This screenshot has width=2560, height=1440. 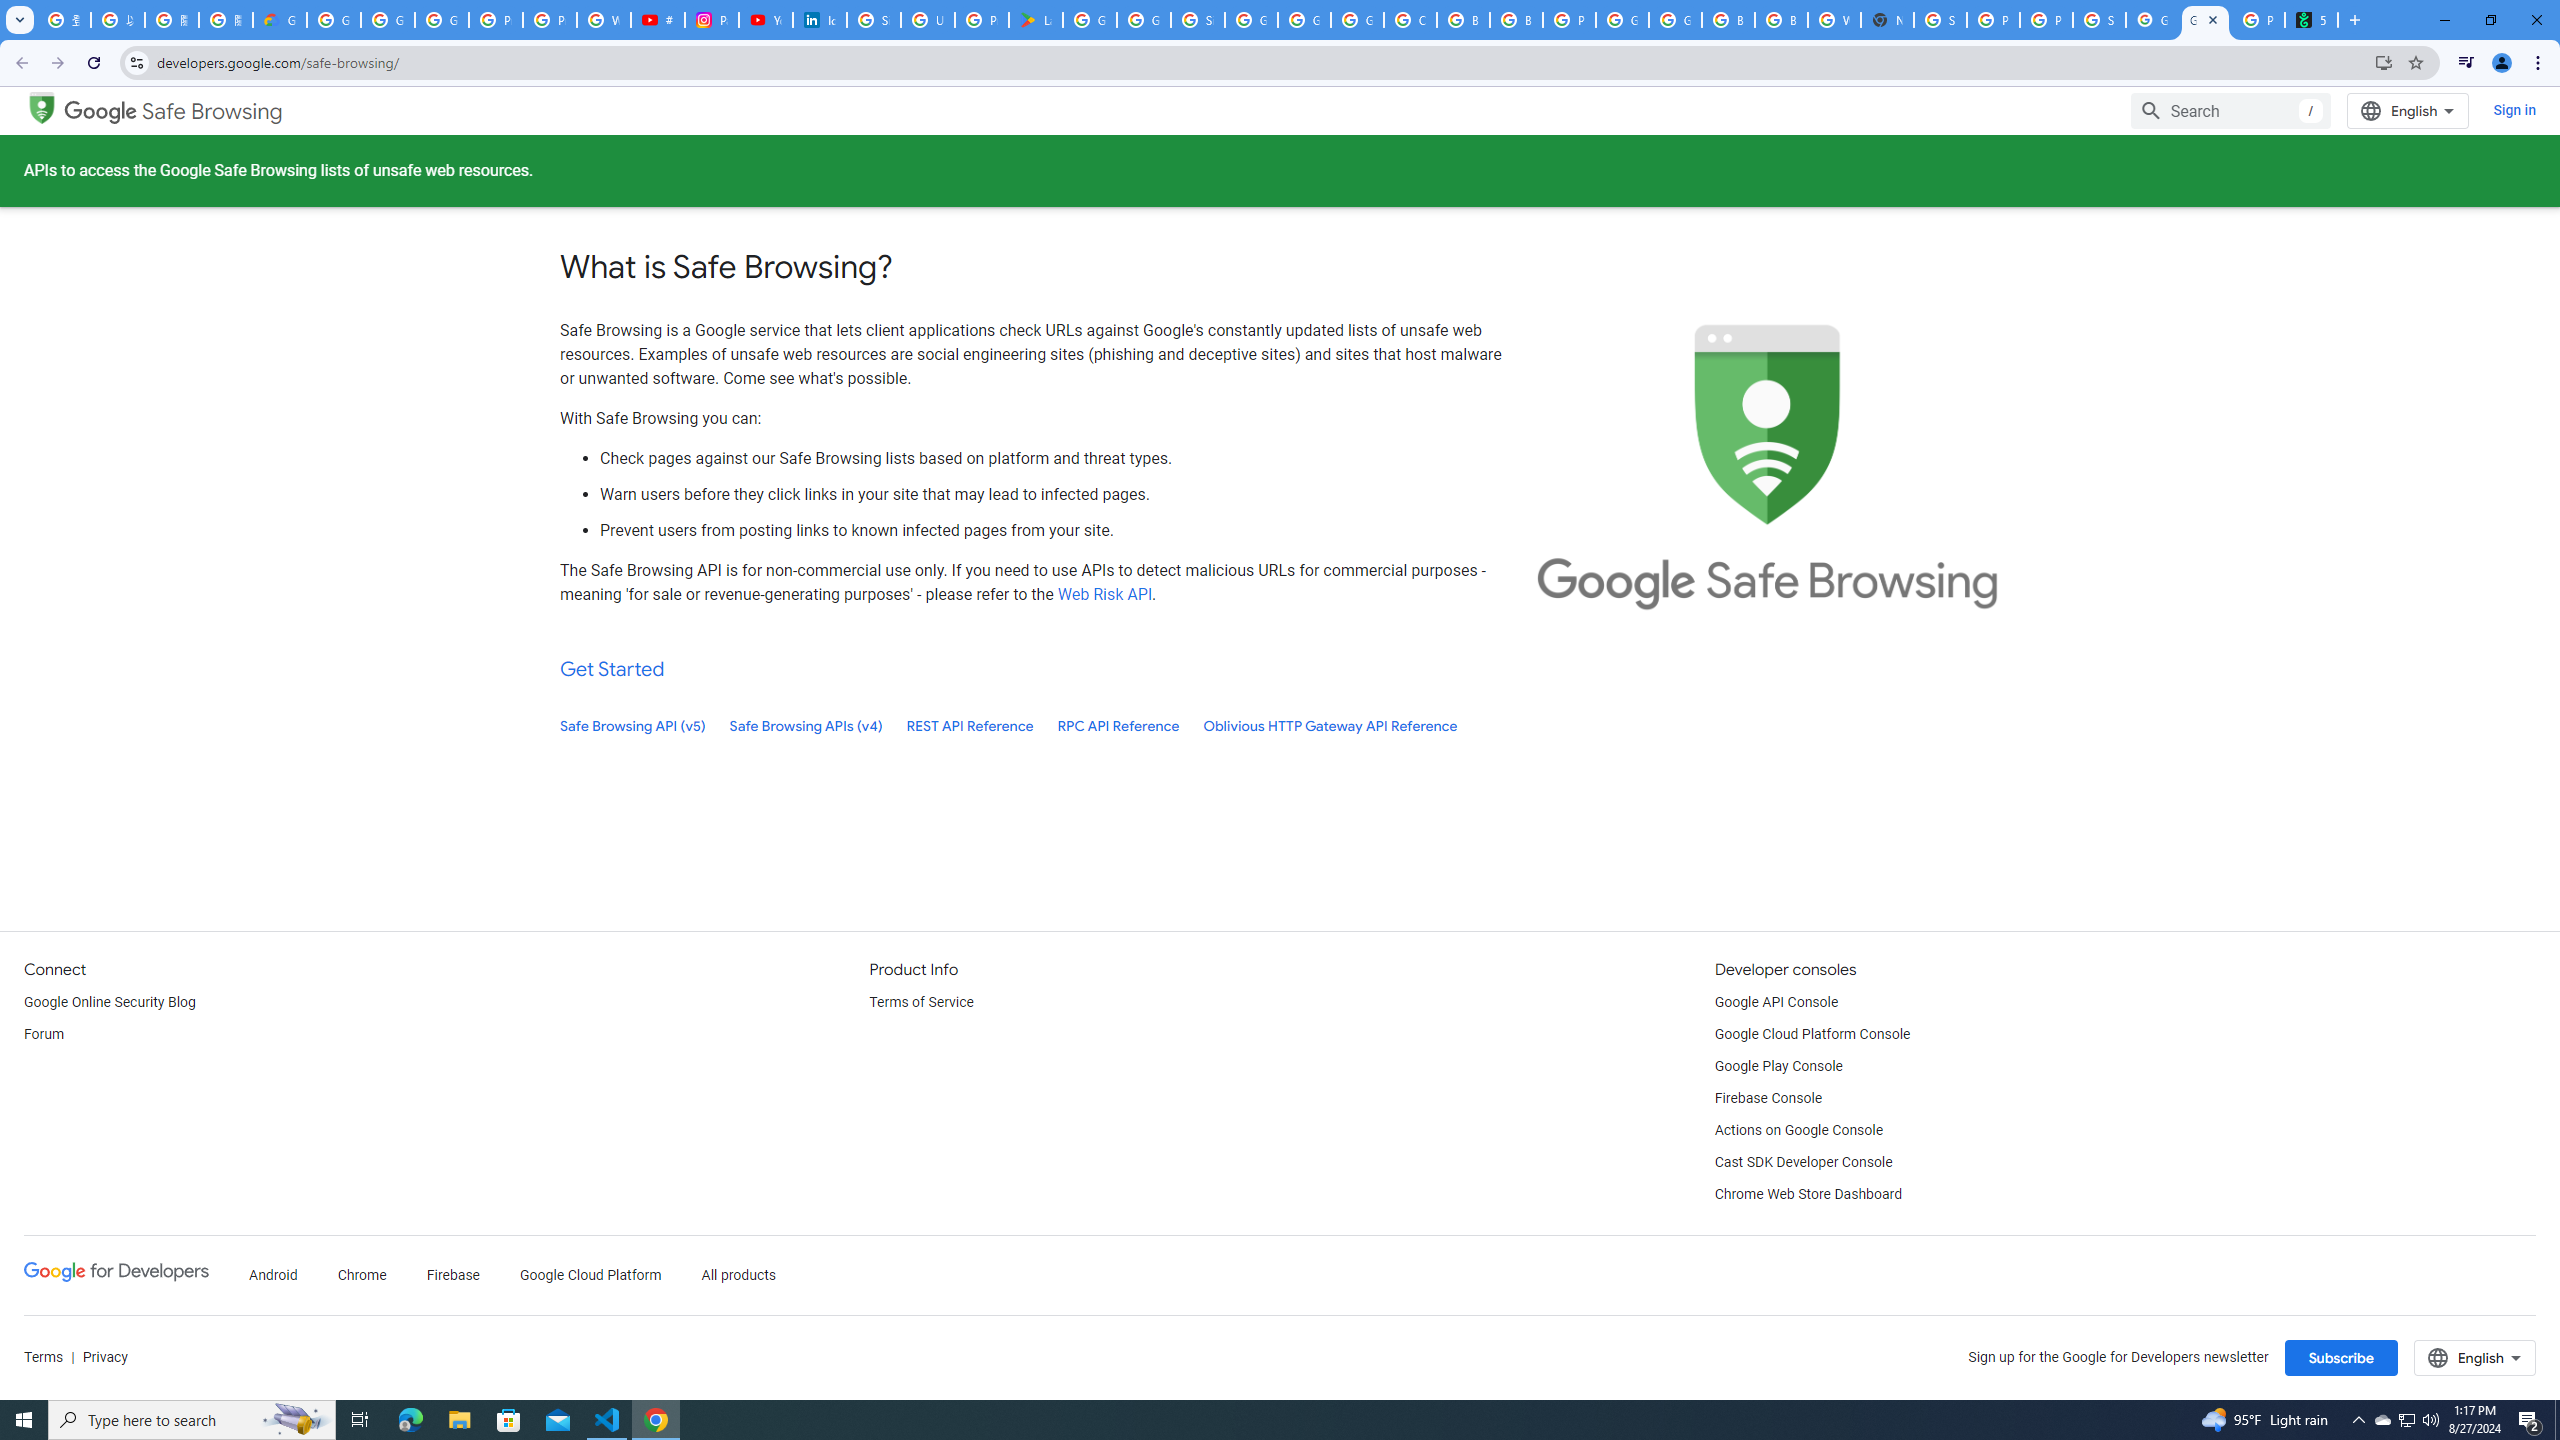 I want to click on 'Firebase', so click(x=452, y=1275).